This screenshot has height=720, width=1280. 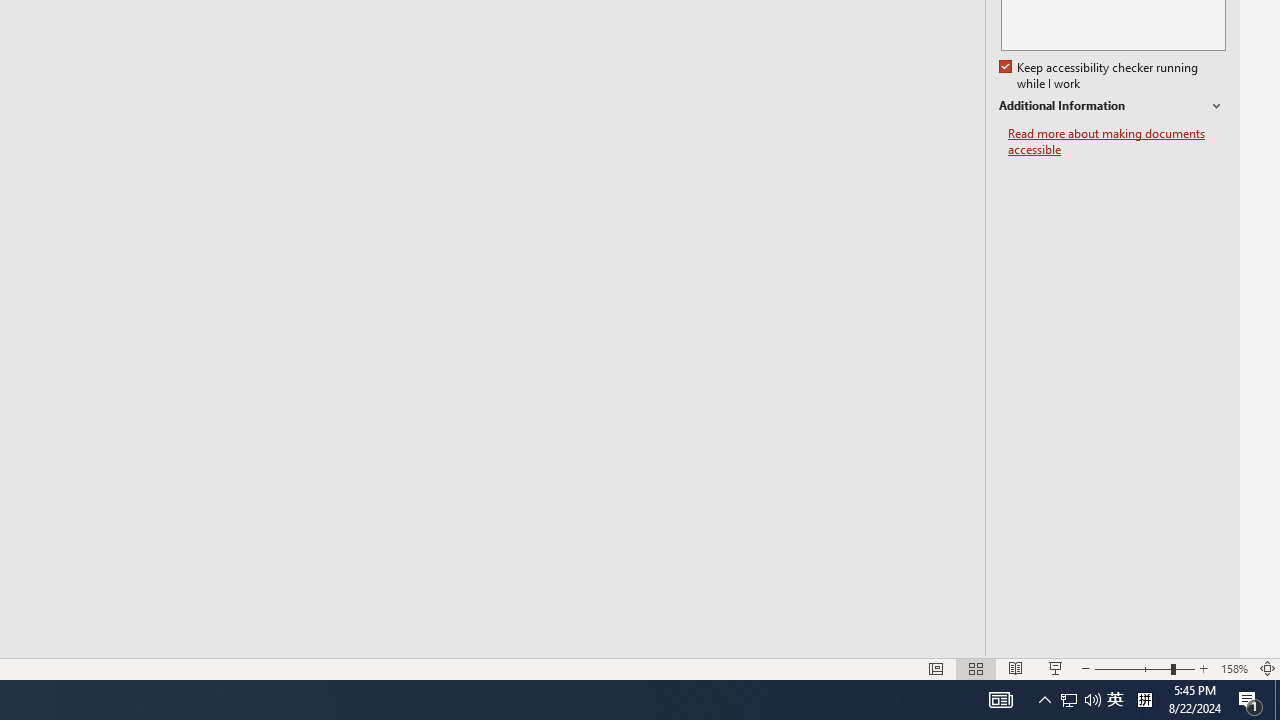 I want to click on 'Read more about making documents accessible', so click(x=1116, y=141).